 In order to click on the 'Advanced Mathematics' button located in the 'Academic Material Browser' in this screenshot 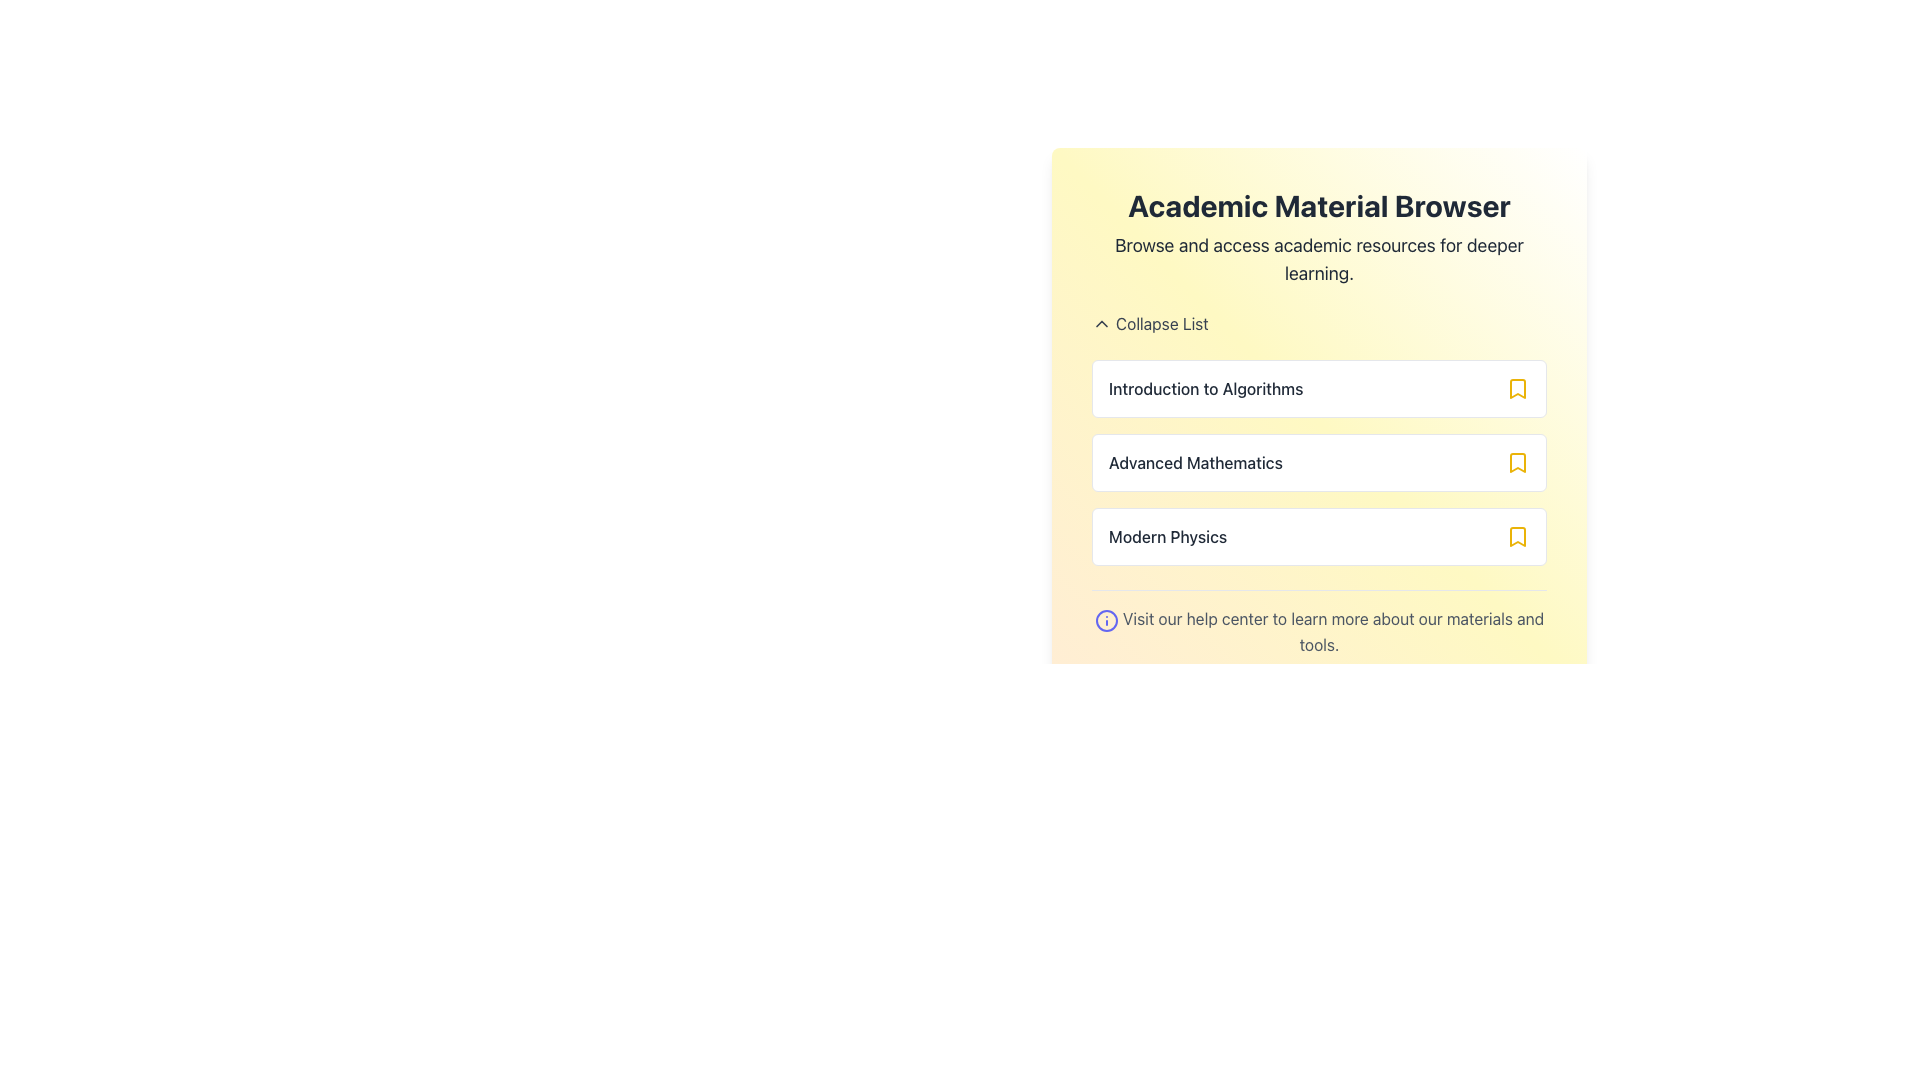, I will do `click(1319, 462)`.